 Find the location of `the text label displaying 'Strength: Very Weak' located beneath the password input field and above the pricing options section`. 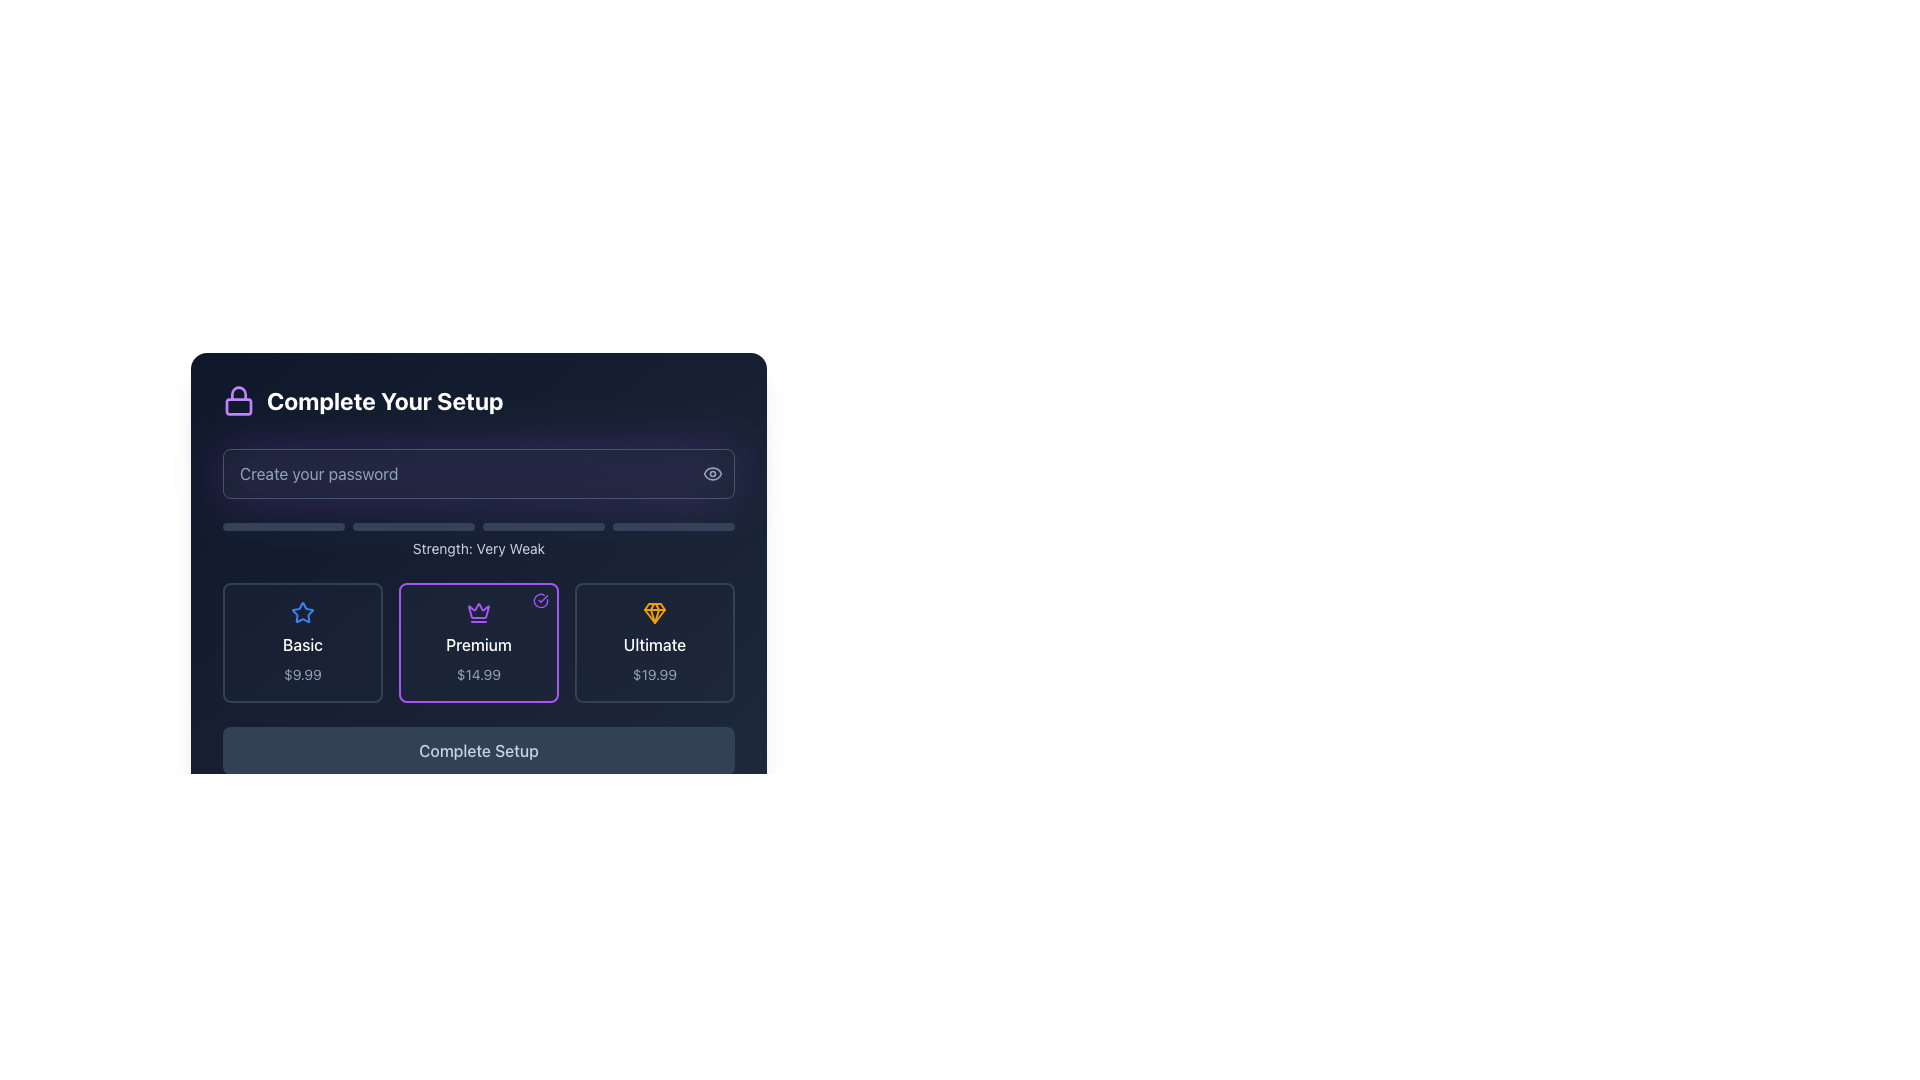

the text label displaying 'Strength: Very Weak' located beneath the password input field and above the pricing options section is located at coordinates (478, 540).